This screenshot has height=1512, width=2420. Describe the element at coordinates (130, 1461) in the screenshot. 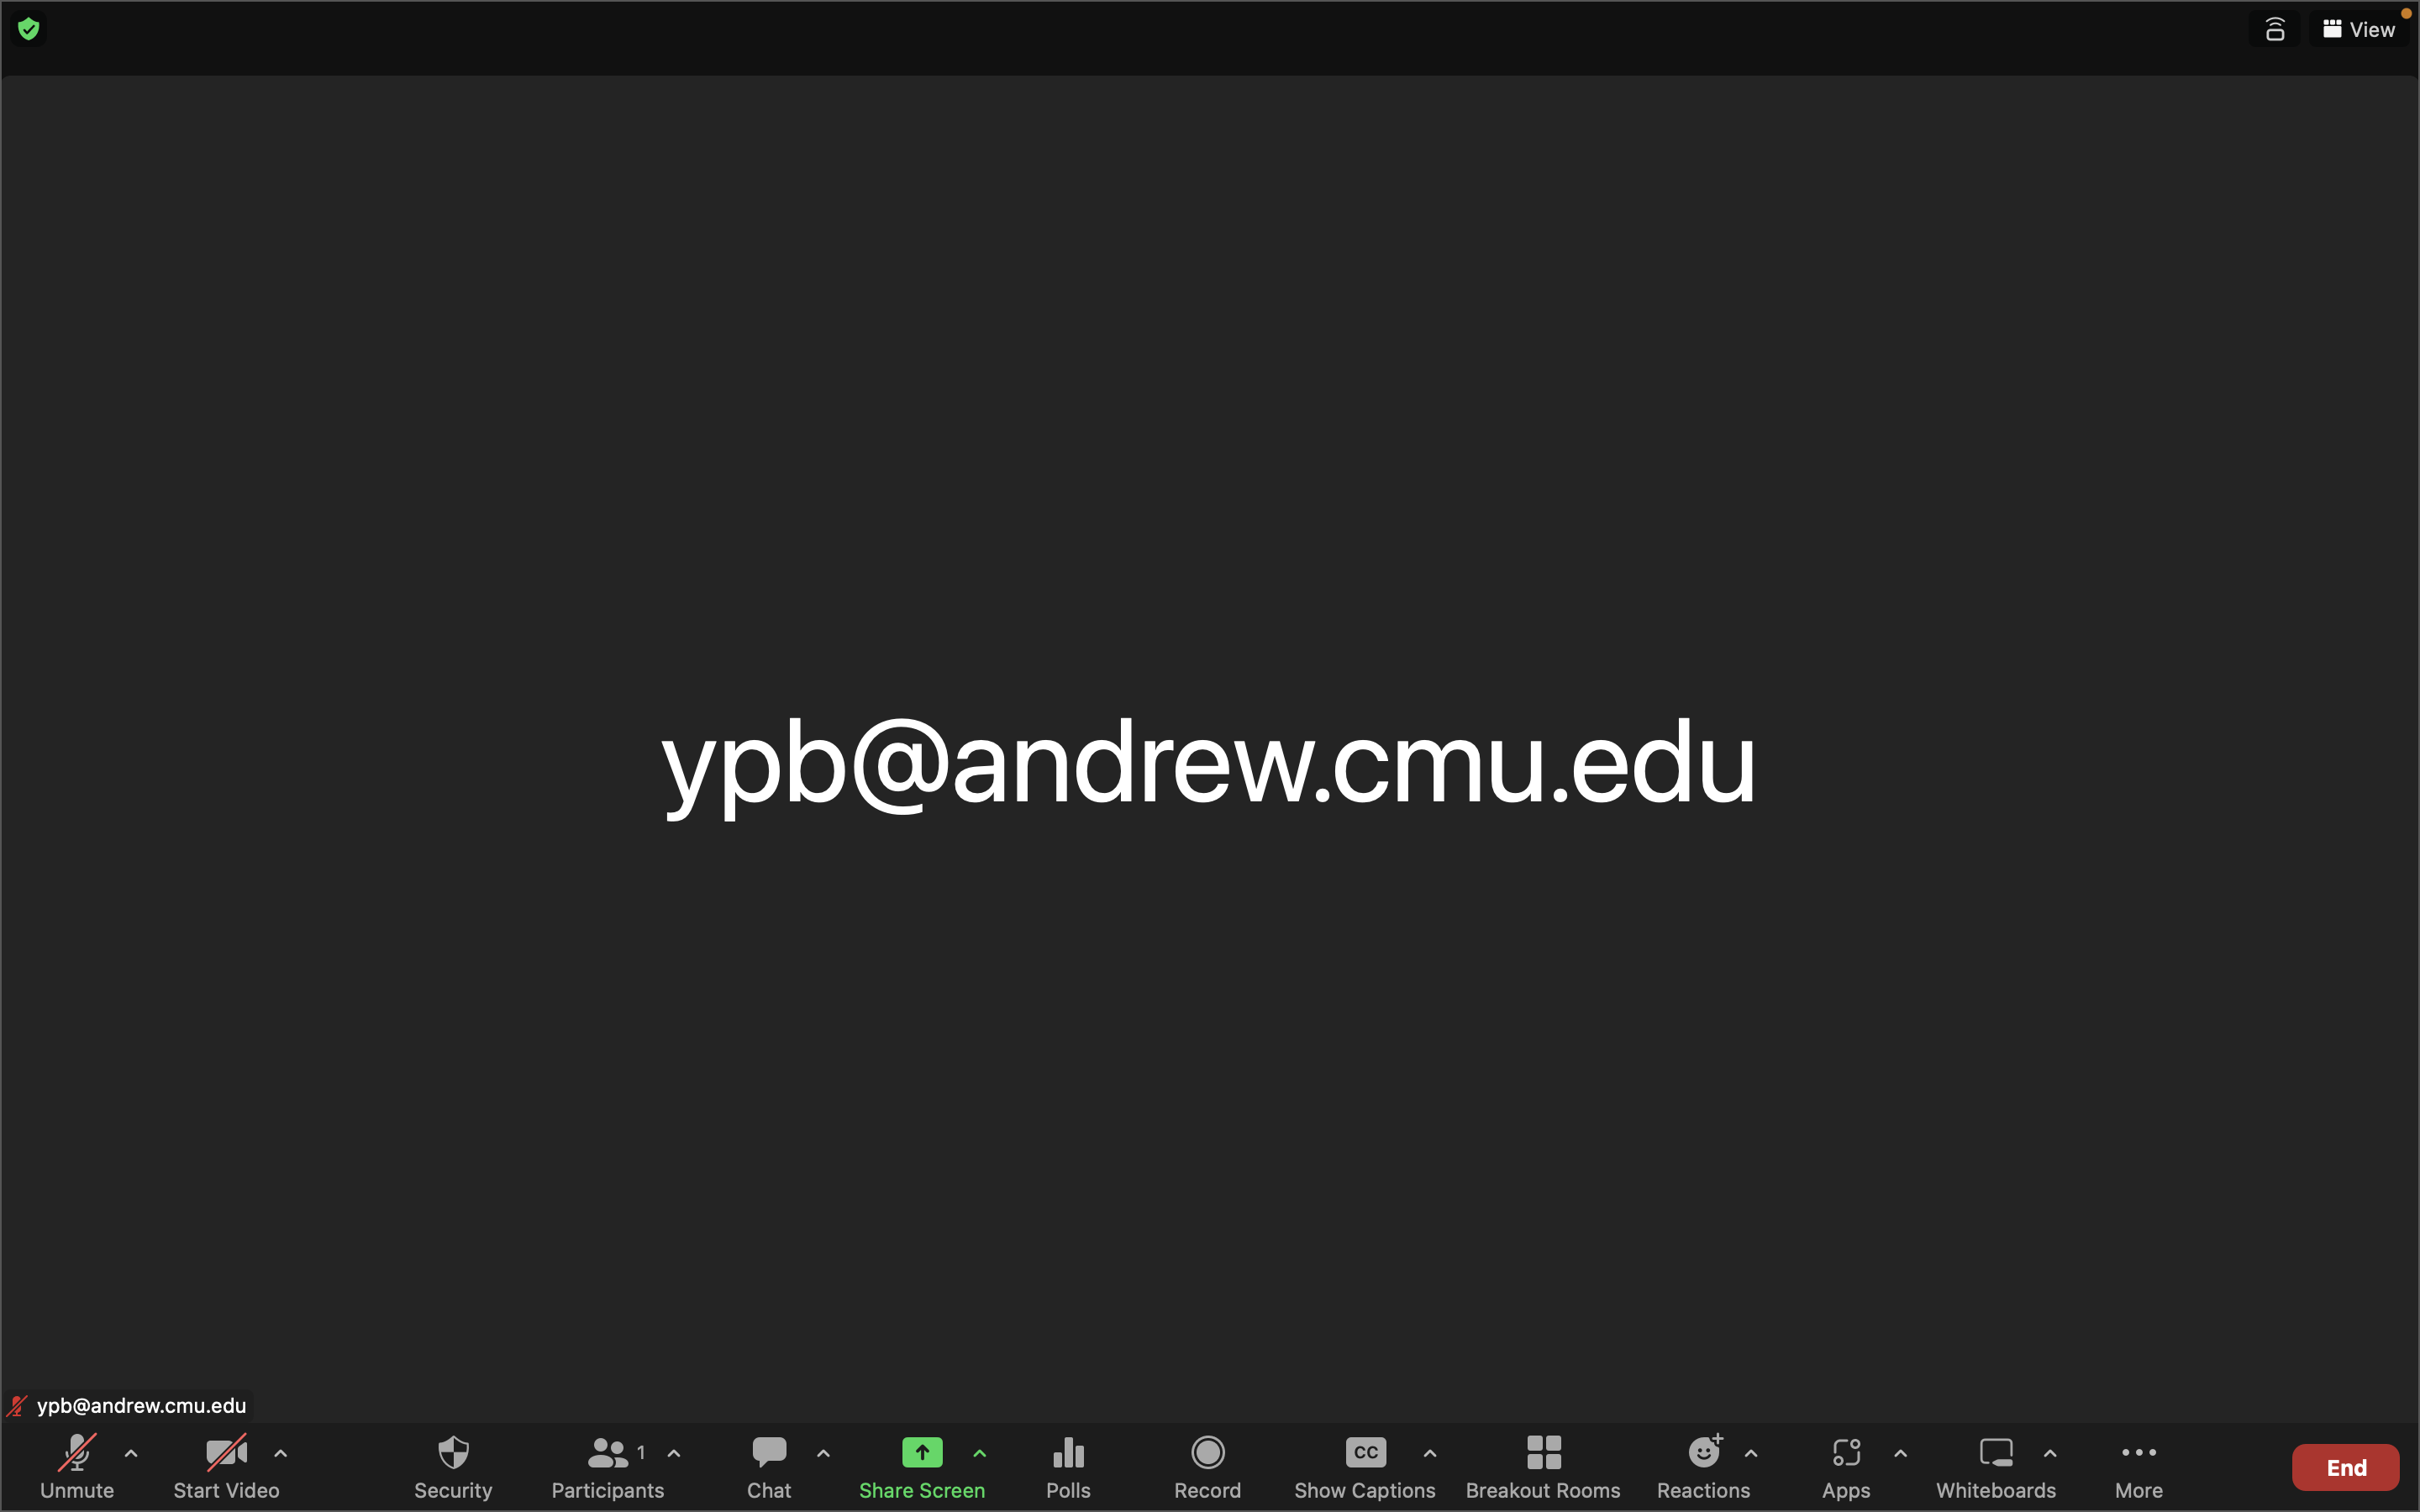

I see `the audio settings` at that location.